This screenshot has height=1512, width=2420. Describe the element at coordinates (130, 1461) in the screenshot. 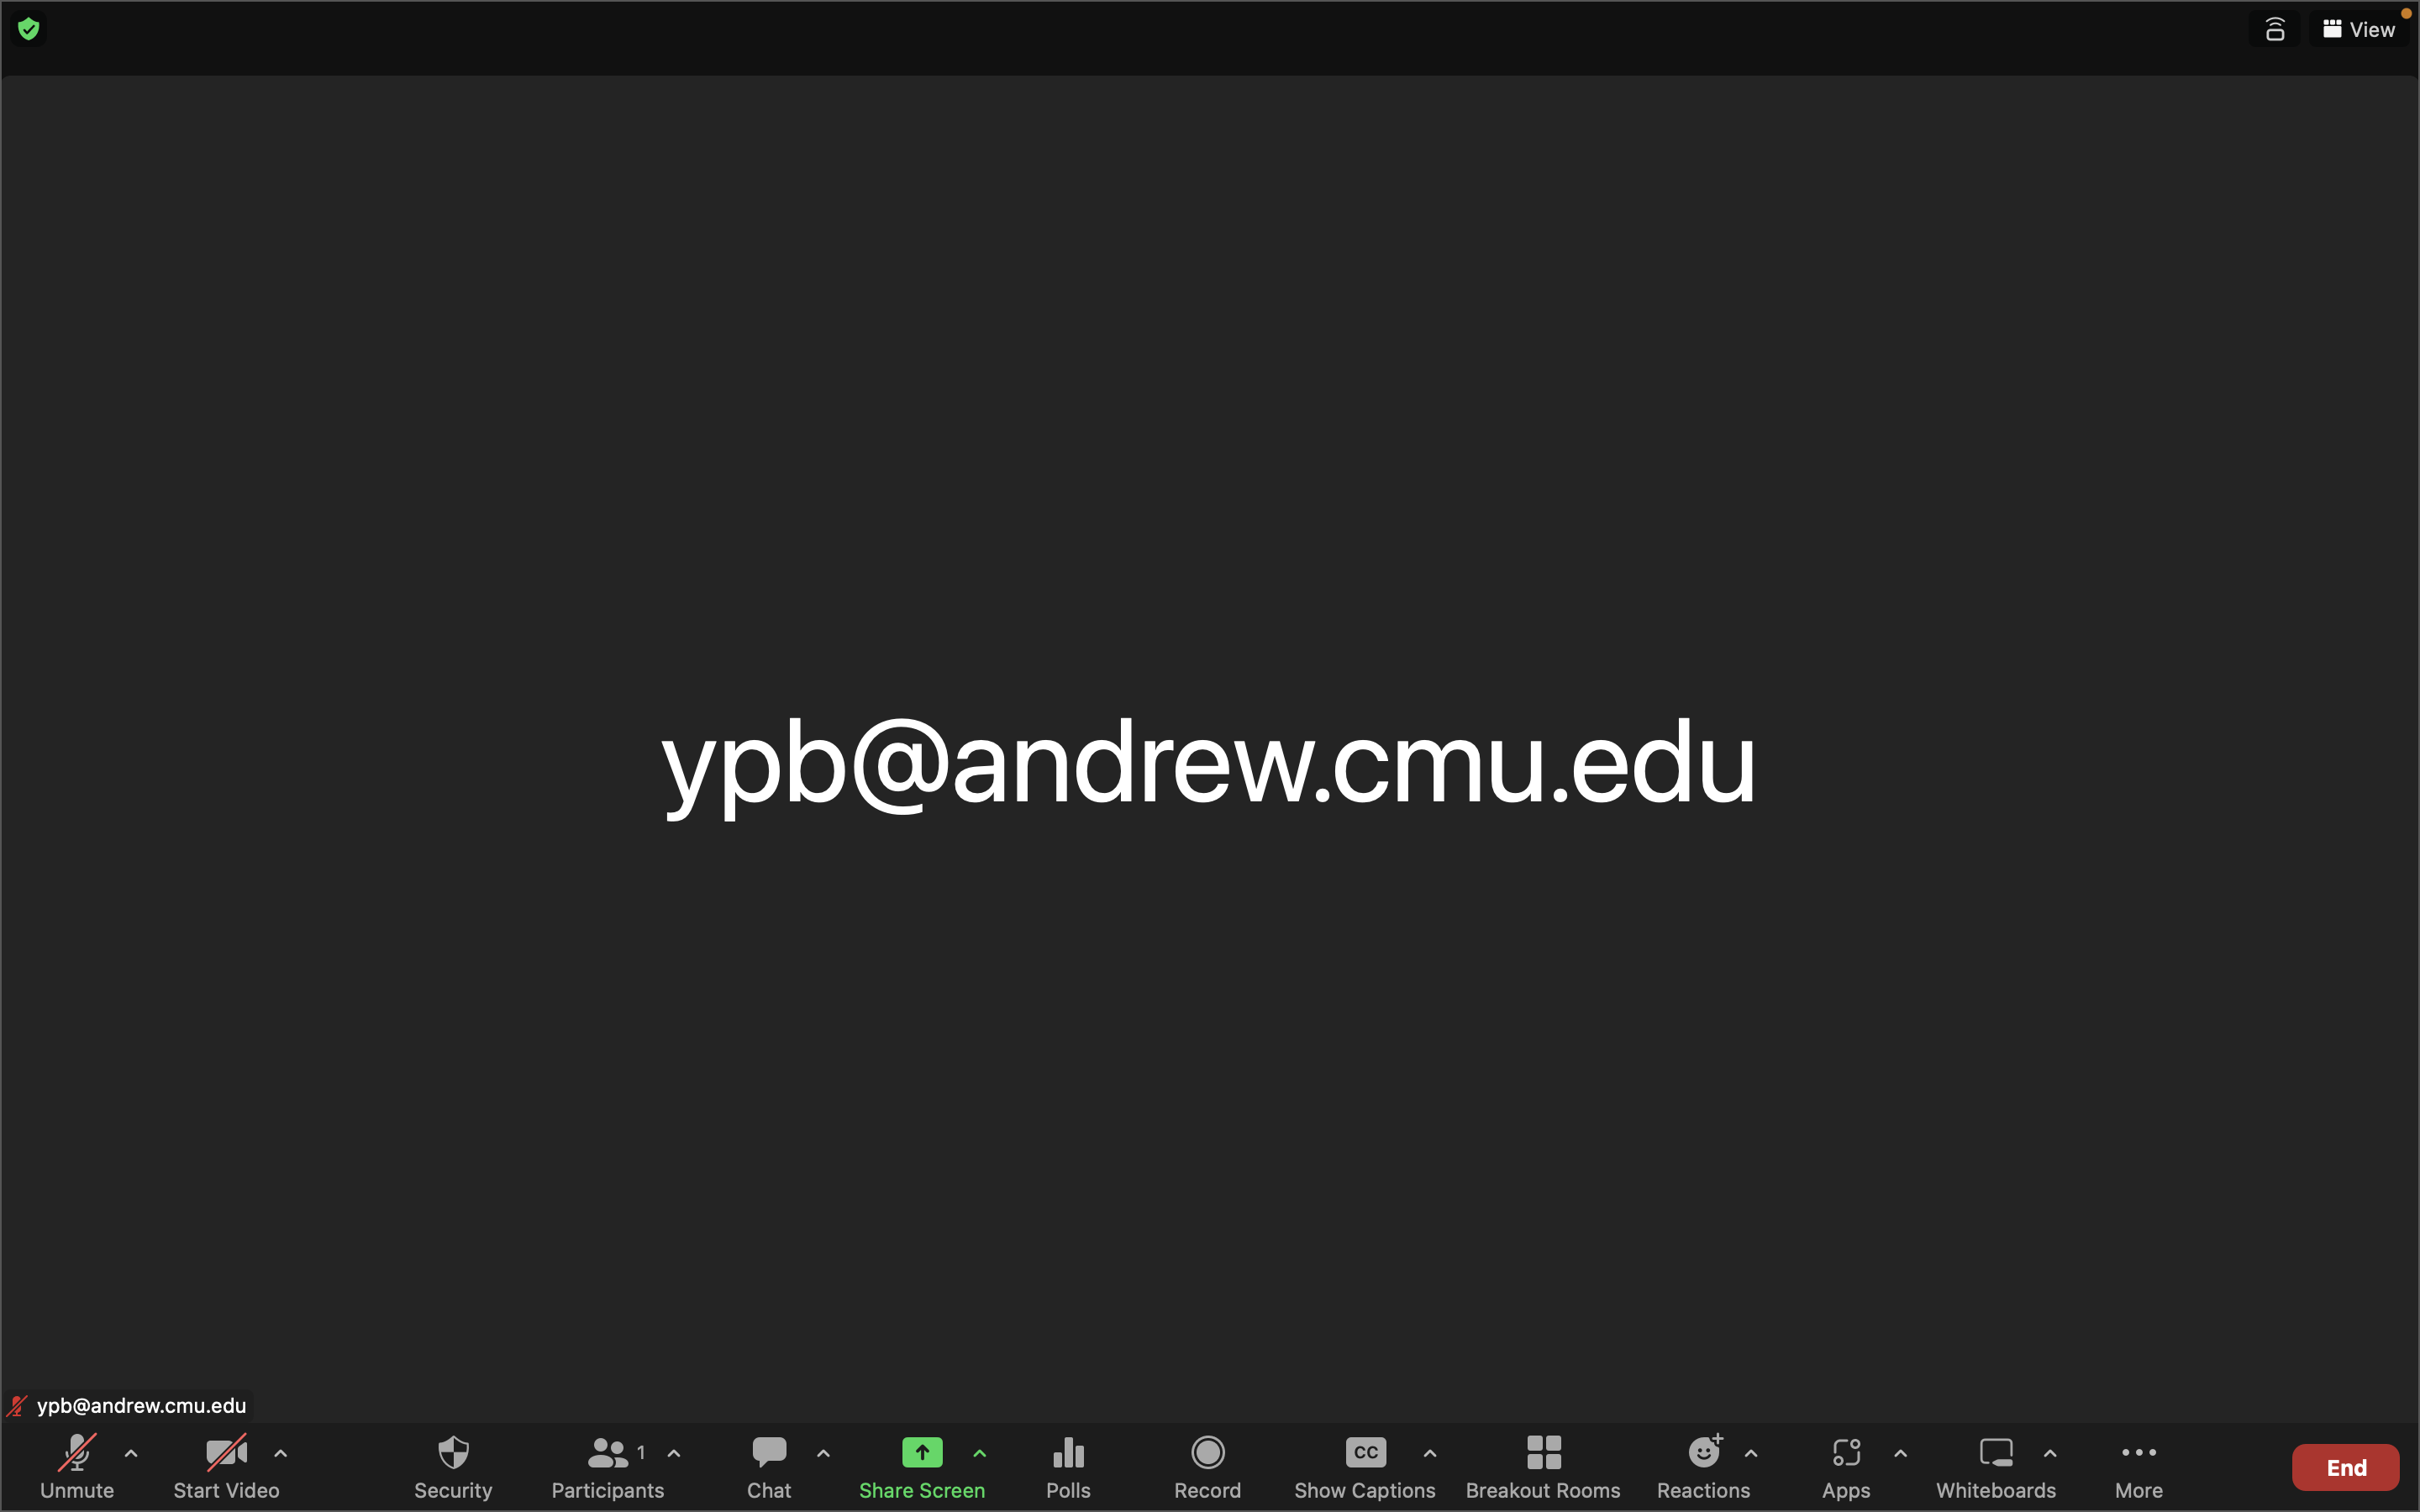

I see `the audio settings` at that location.